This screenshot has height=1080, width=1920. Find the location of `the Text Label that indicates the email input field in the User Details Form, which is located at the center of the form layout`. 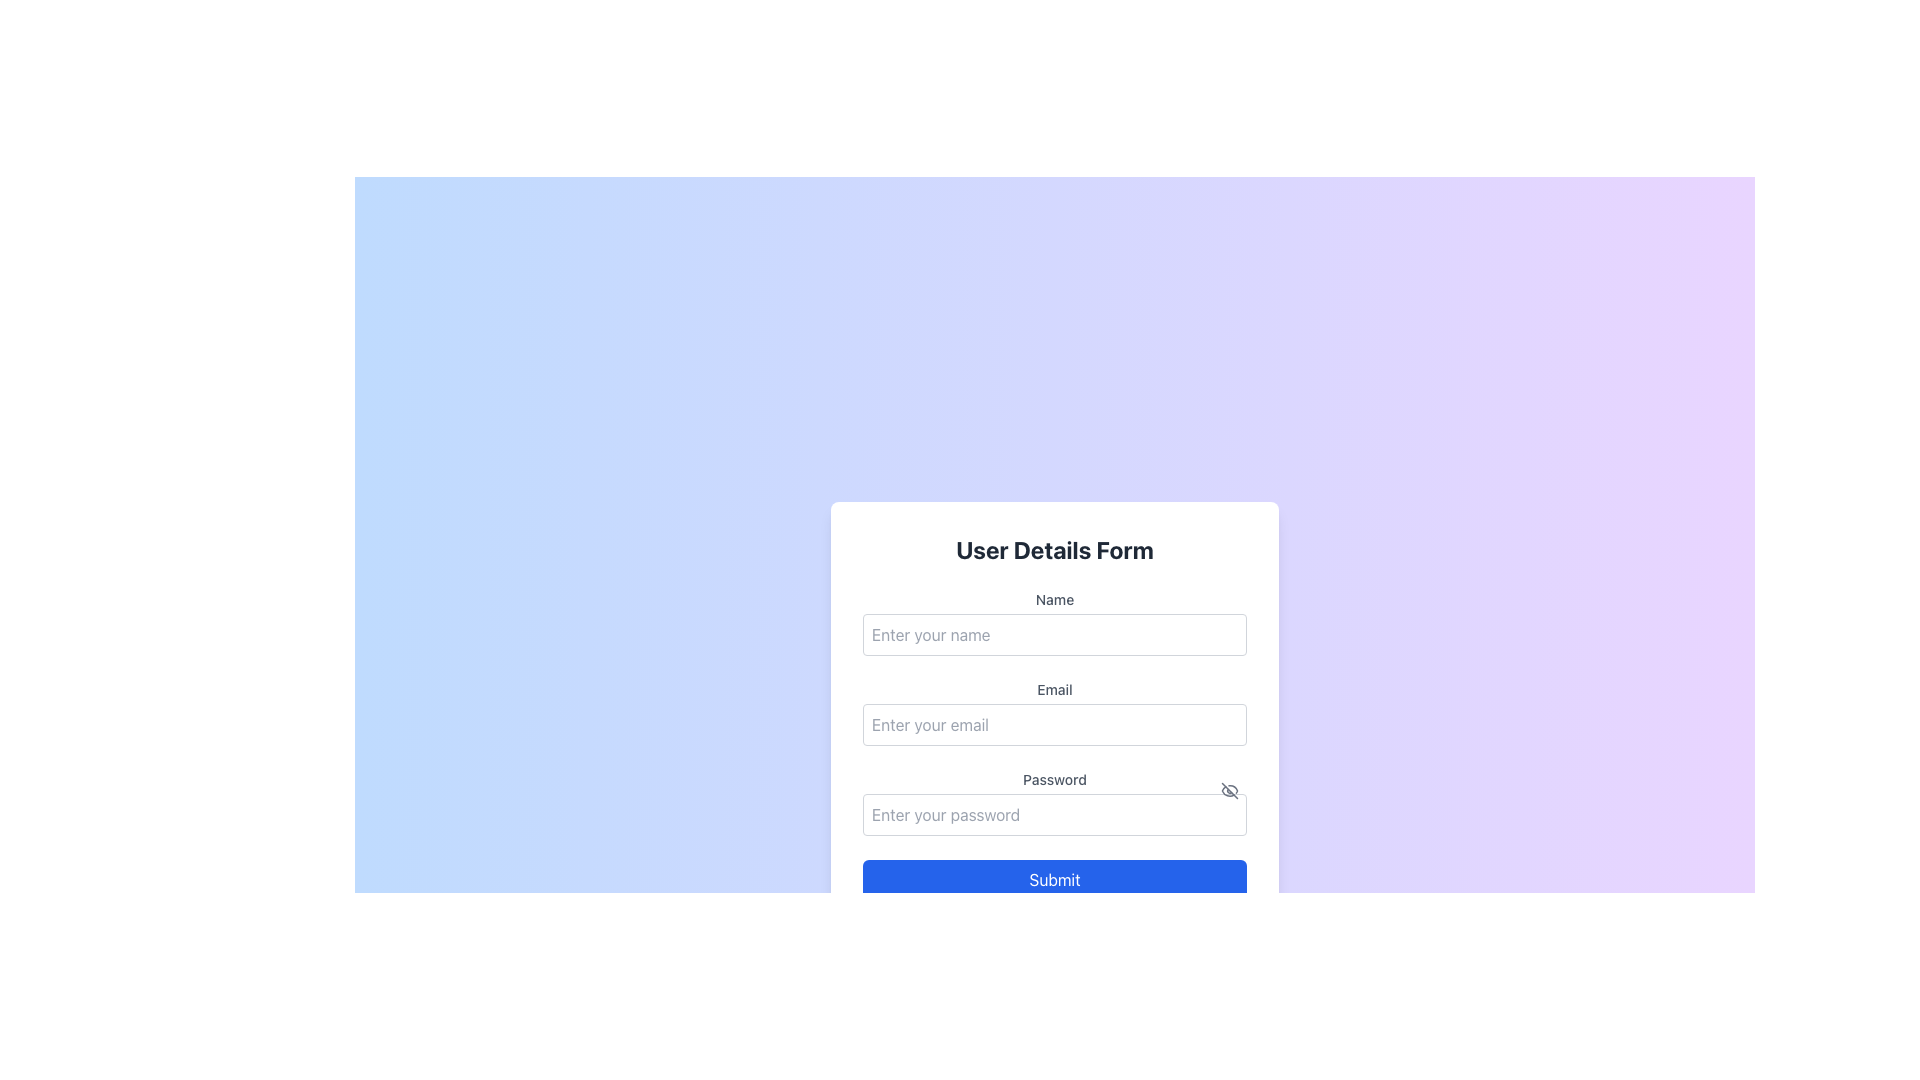

the Text Label that indicates the email input field in the User Details Form, which is located at the center of the form layout is located at coordinates (1054, 689).